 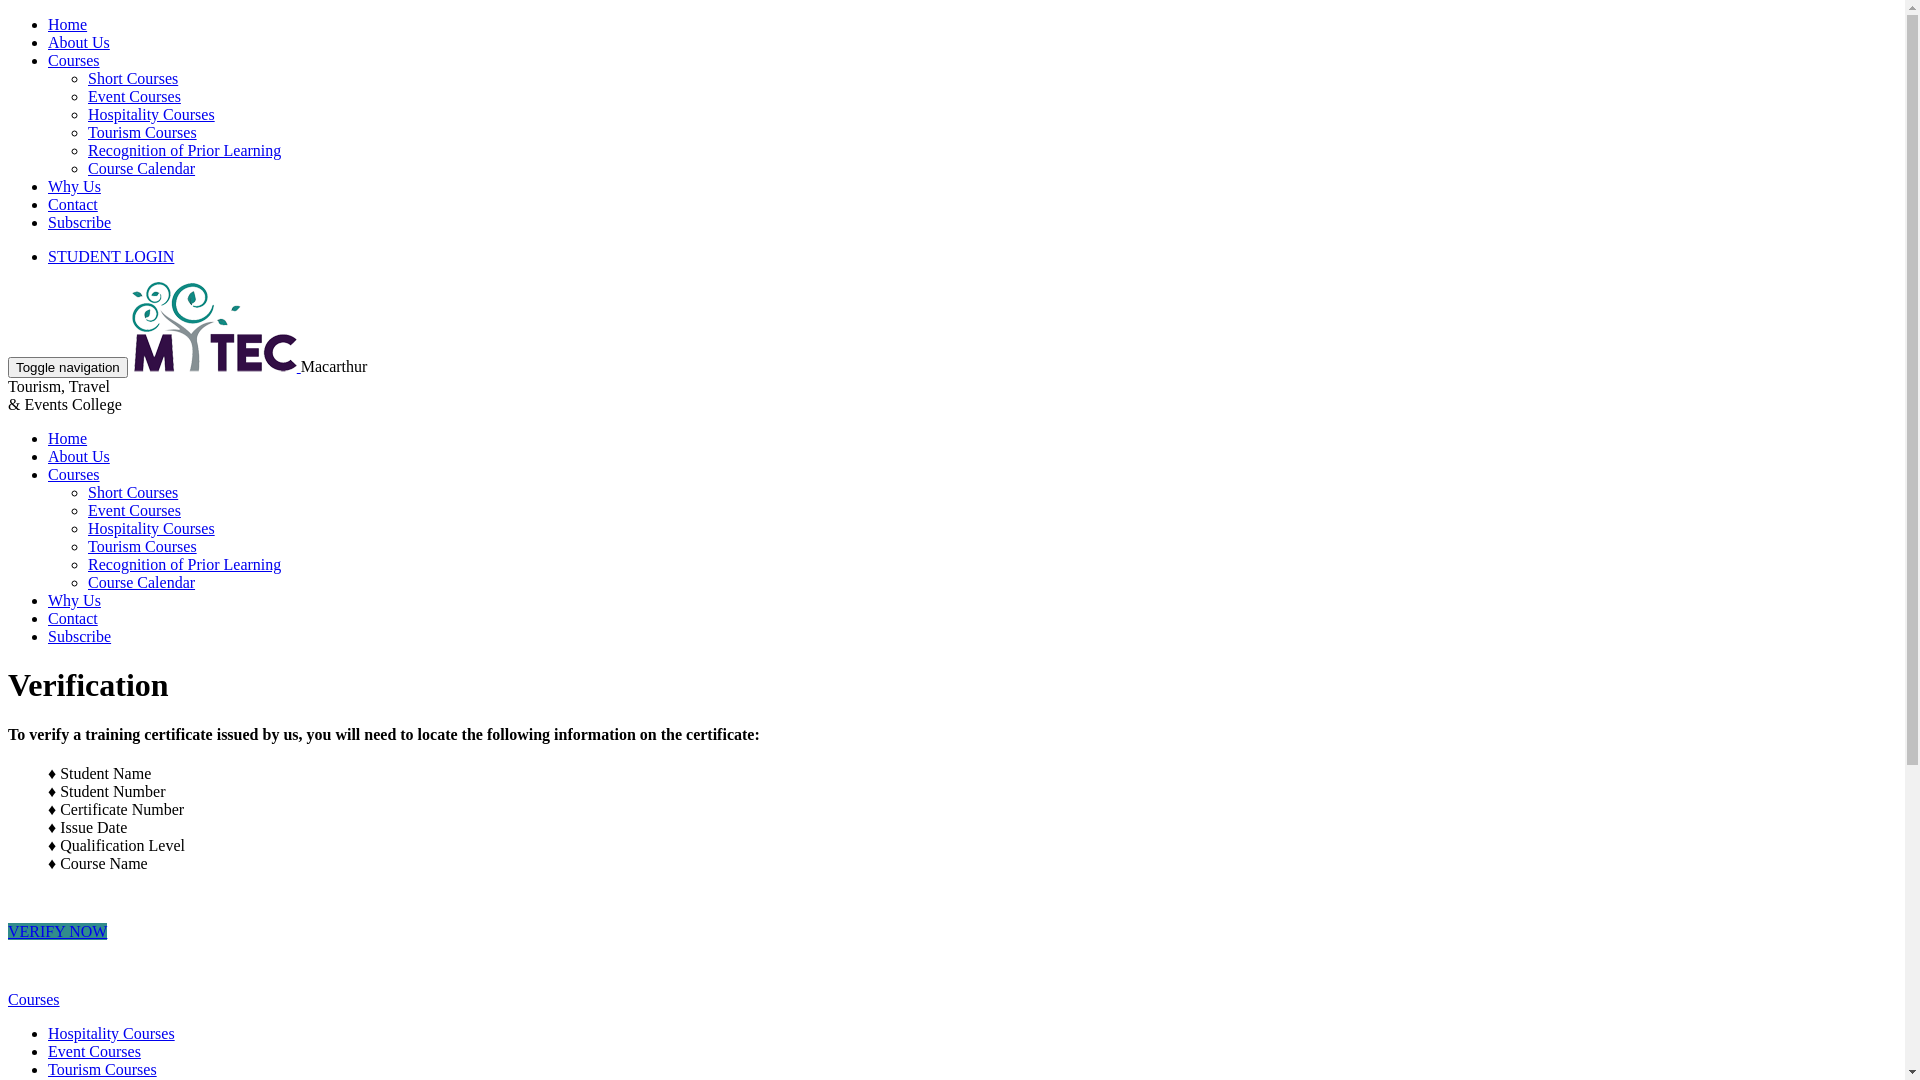 What do you see at coordinates (48, 59) in the screenshot?
I see `'Courses'` at bounding box center [48, 59].